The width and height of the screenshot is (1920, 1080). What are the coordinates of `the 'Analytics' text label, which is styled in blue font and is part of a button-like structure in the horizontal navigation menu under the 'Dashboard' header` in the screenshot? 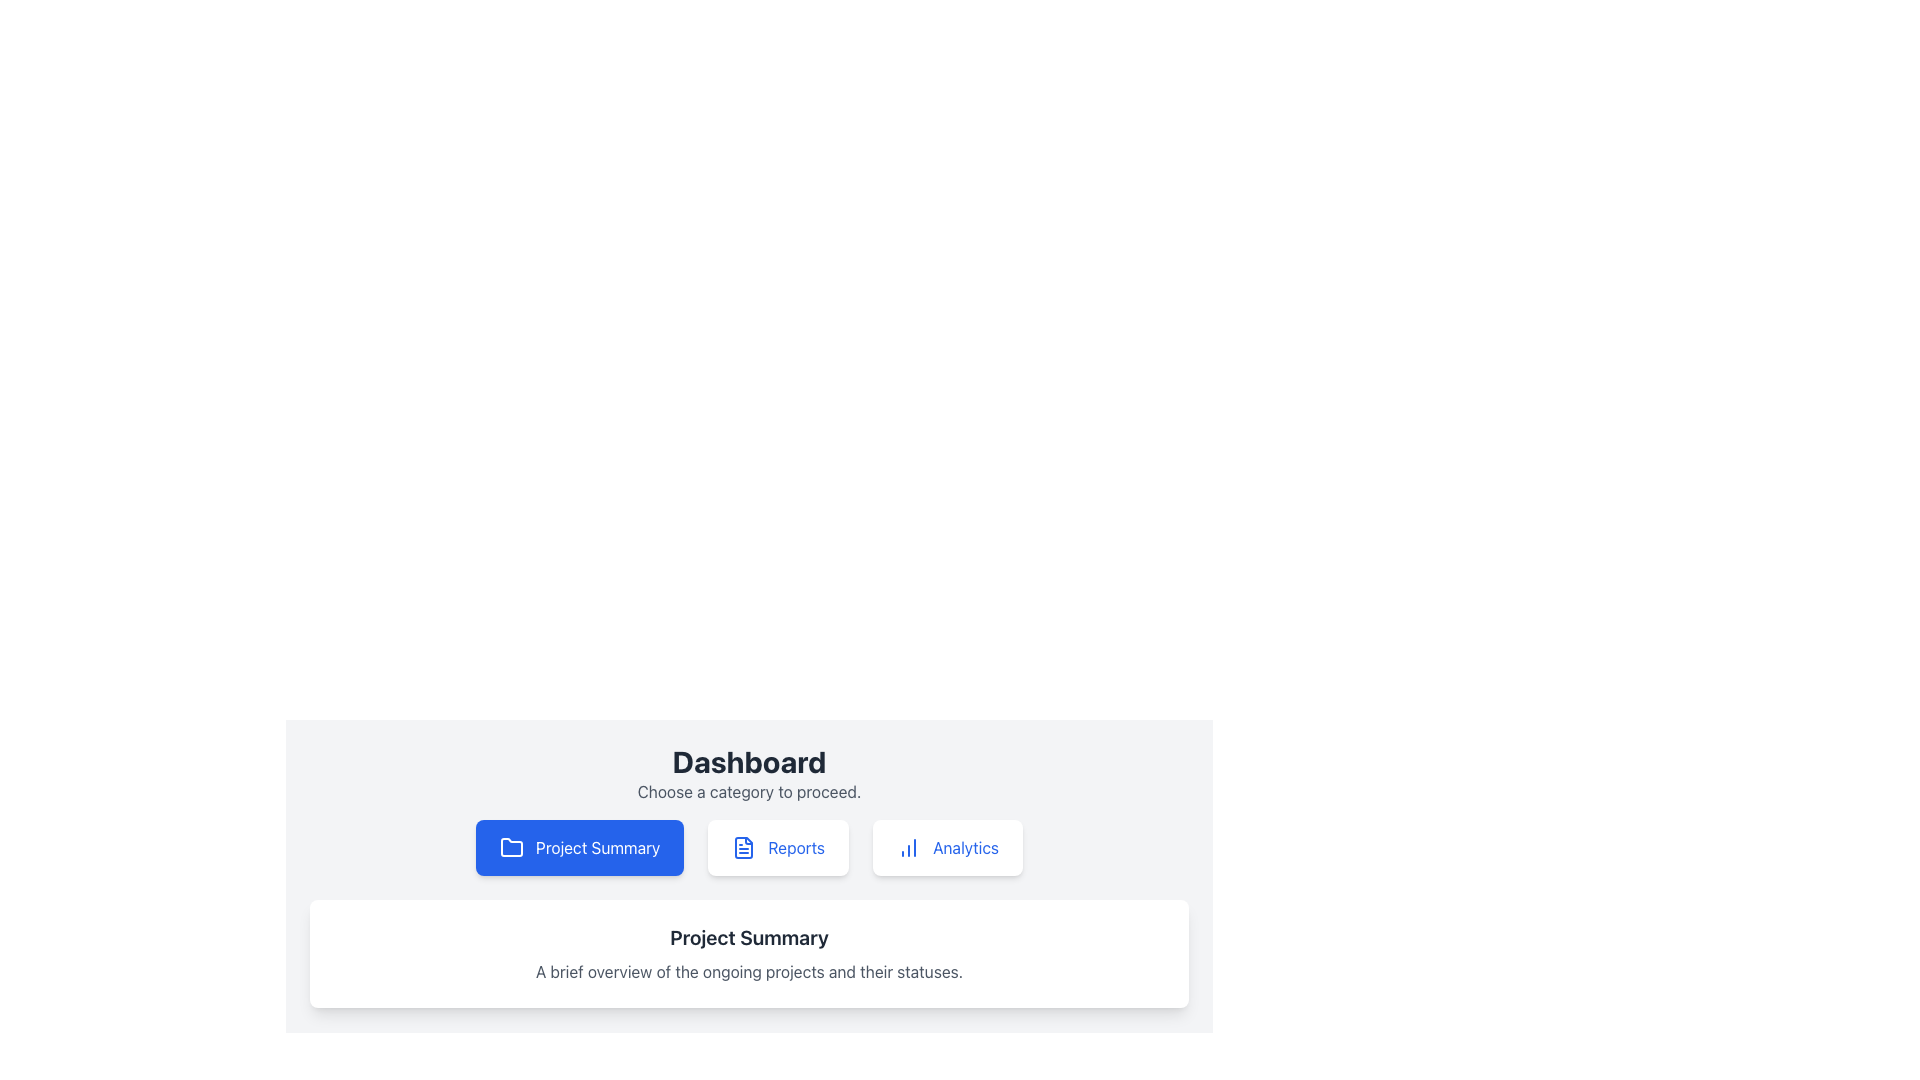 It's located at (965, 848).